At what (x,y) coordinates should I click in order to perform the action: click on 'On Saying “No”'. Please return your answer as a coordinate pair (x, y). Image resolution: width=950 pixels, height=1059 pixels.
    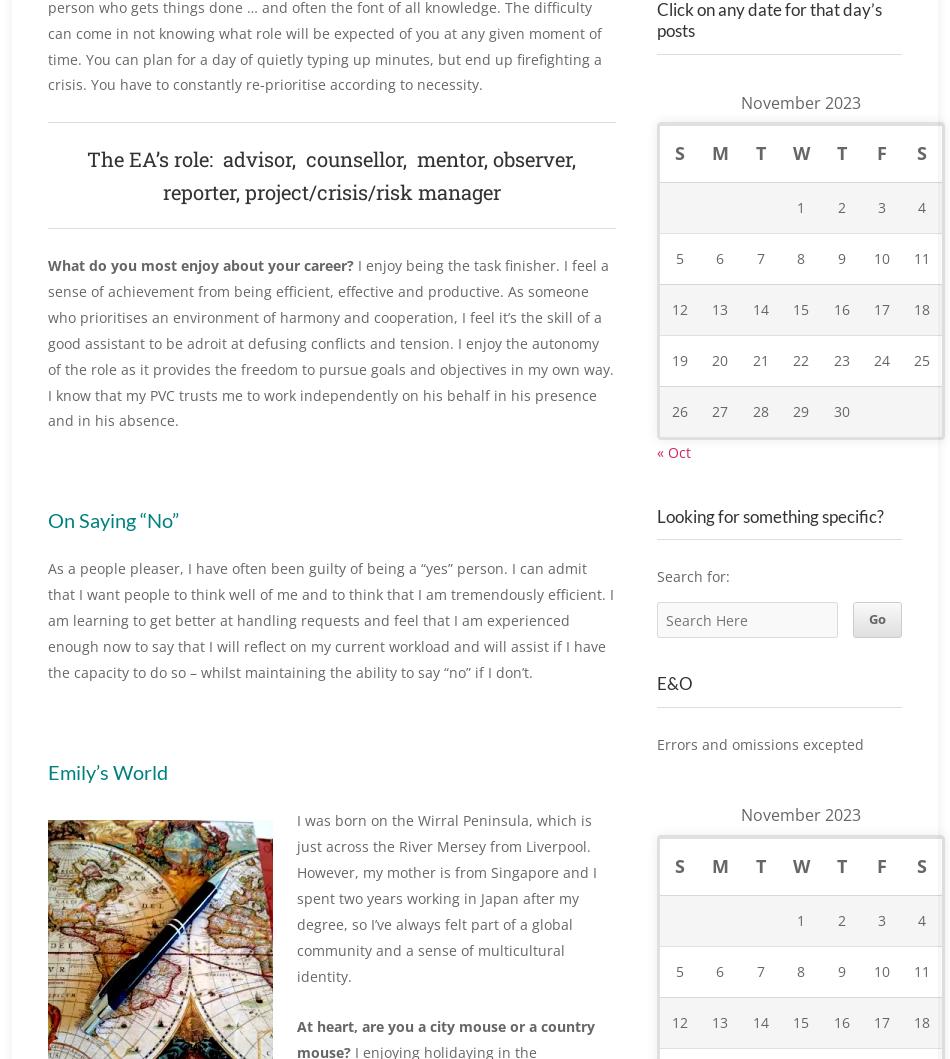
    Looking at the image, I should click on (47, 519).